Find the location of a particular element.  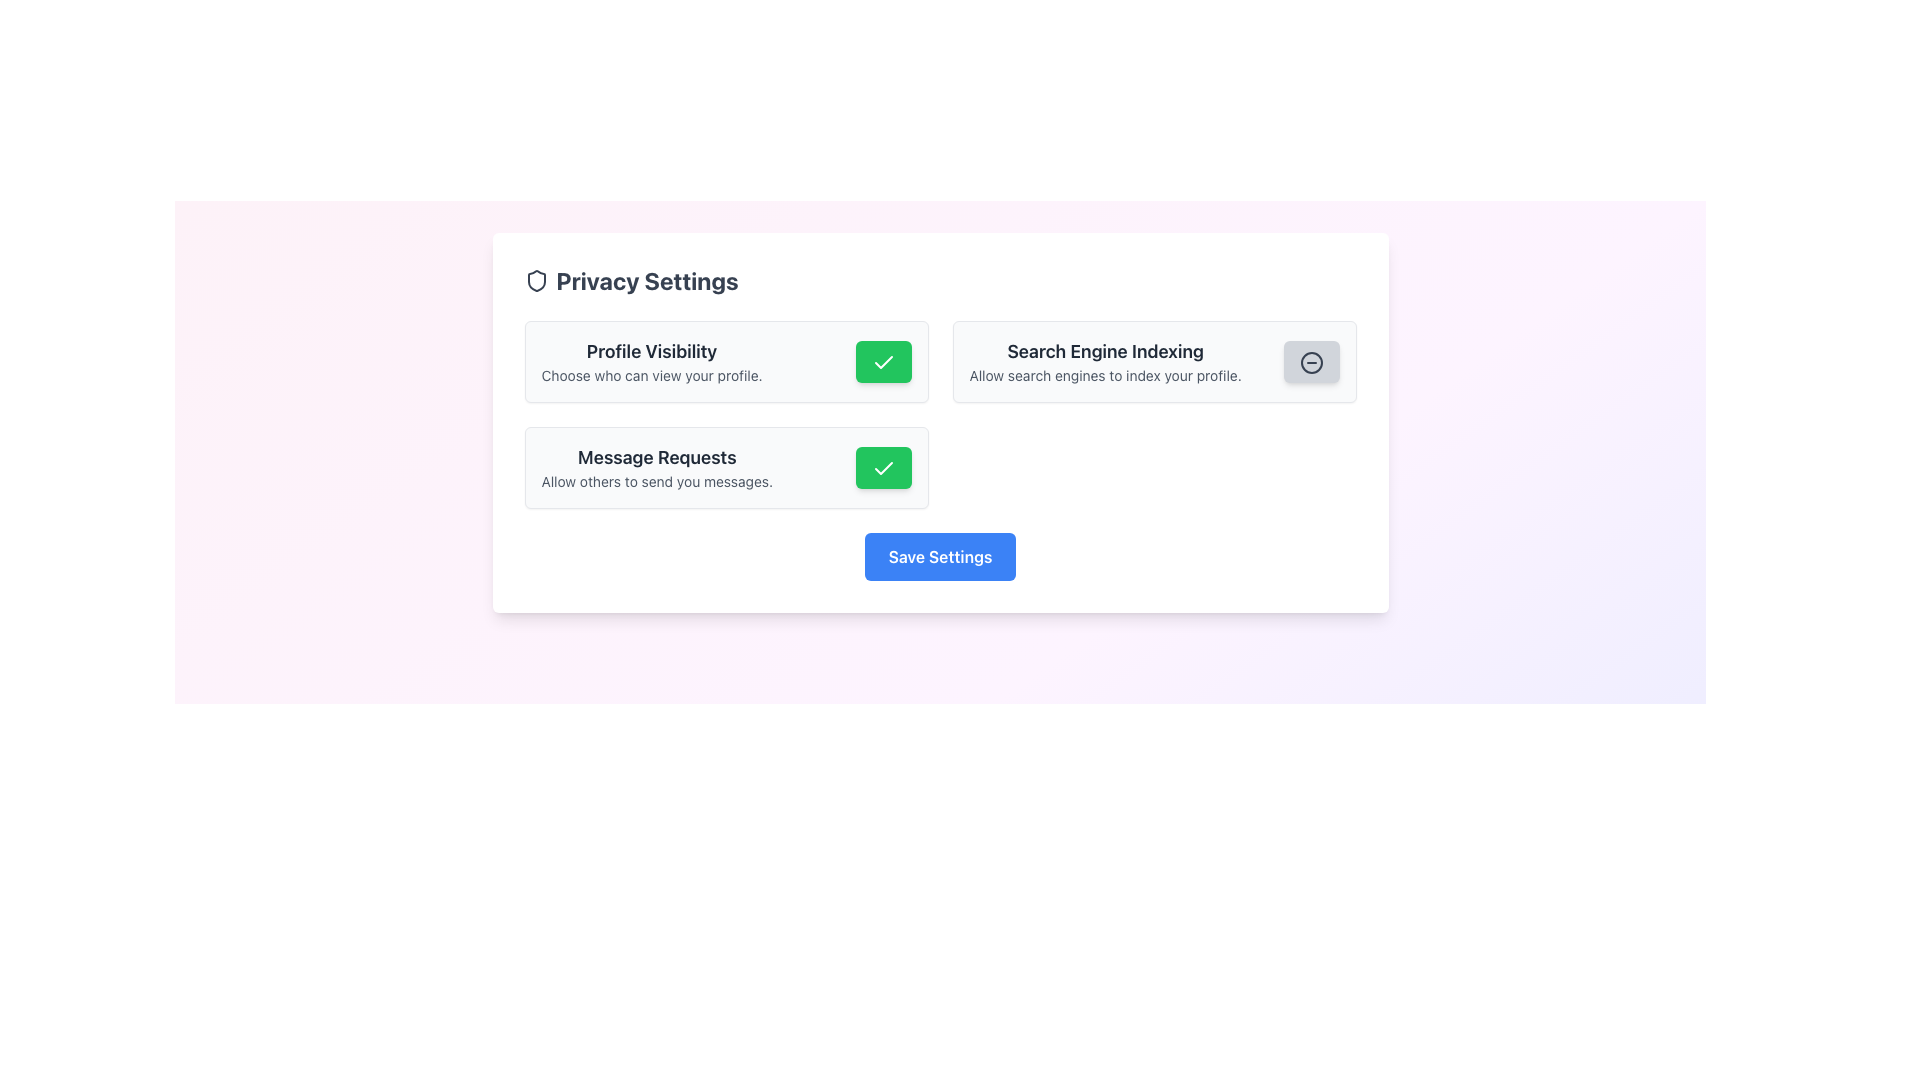

the save button located at the bottom center of the 'Privacy Settings' panel is located at coordinates (939, 556).